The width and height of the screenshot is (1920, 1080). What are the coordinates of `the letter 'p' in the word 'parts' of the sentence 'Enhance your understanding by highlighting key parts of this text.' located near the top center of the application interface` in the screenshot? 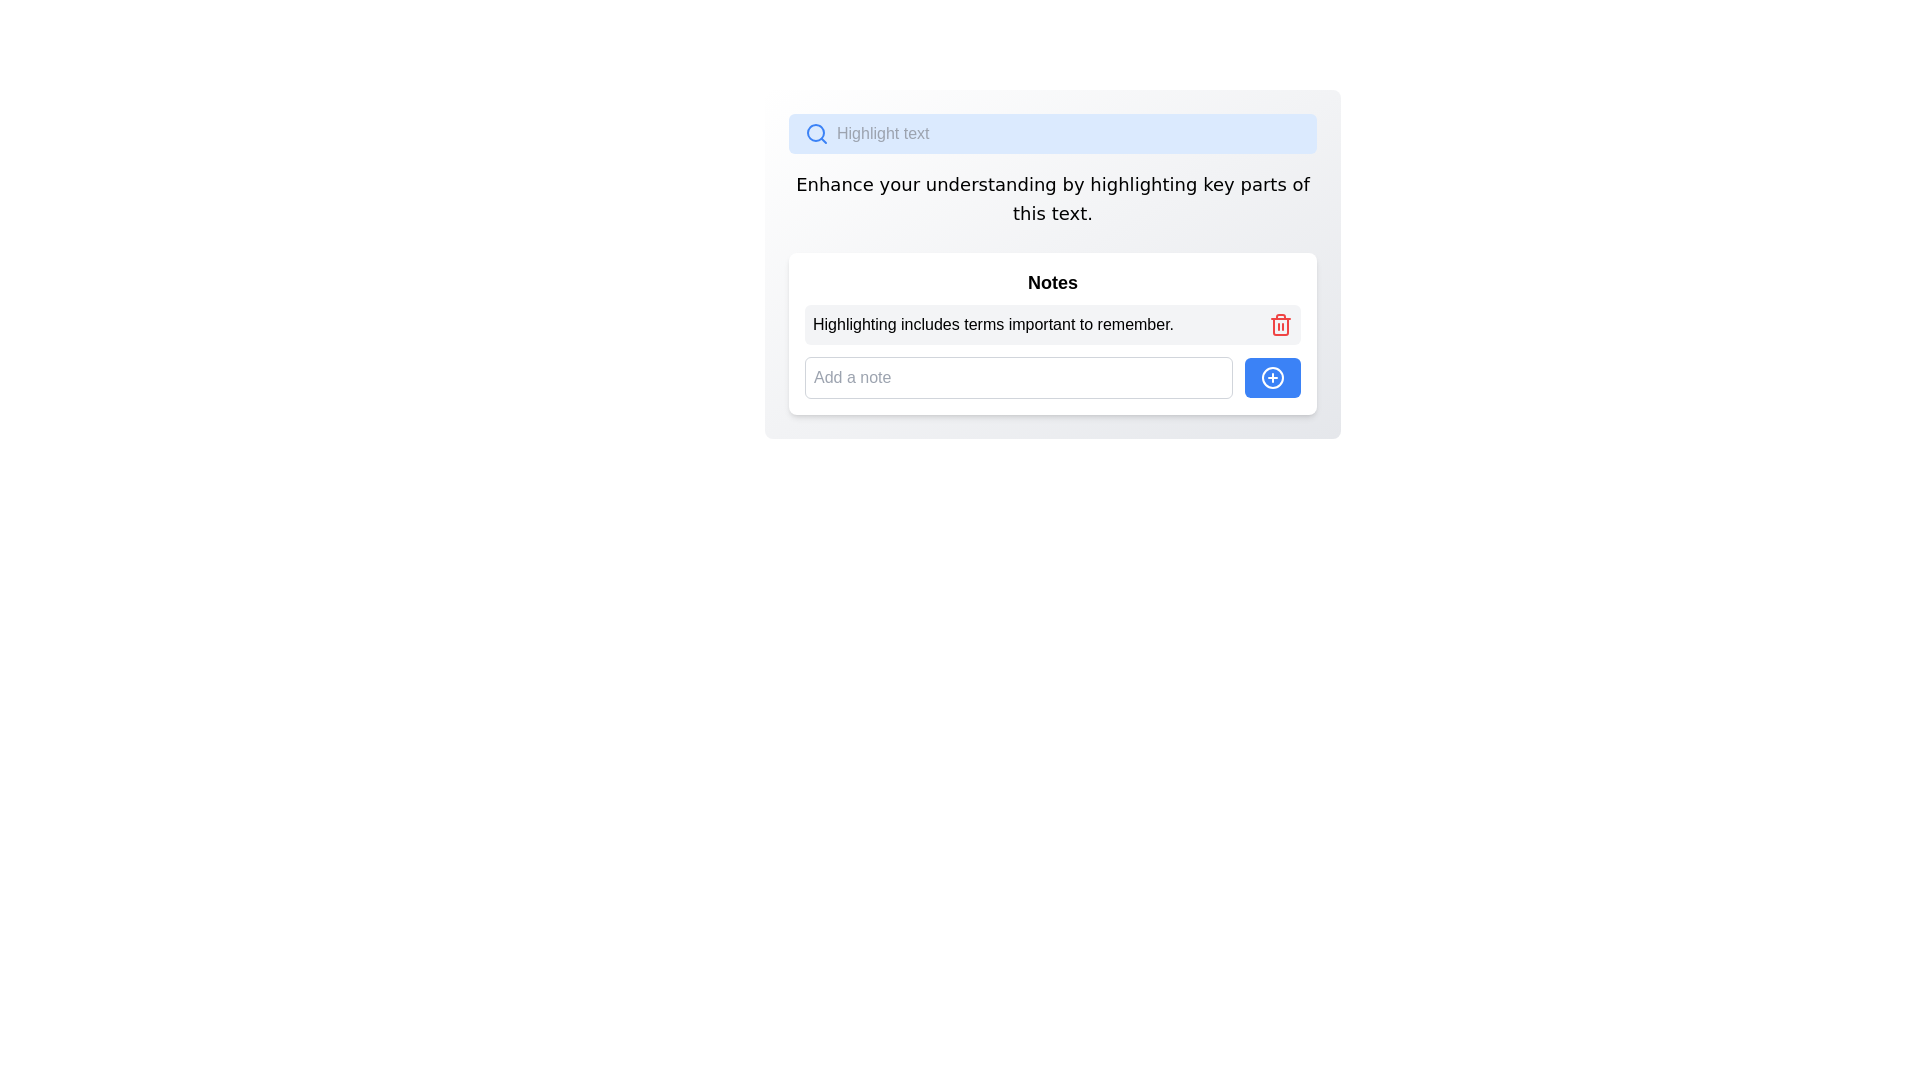 It's located at (1245, 184).